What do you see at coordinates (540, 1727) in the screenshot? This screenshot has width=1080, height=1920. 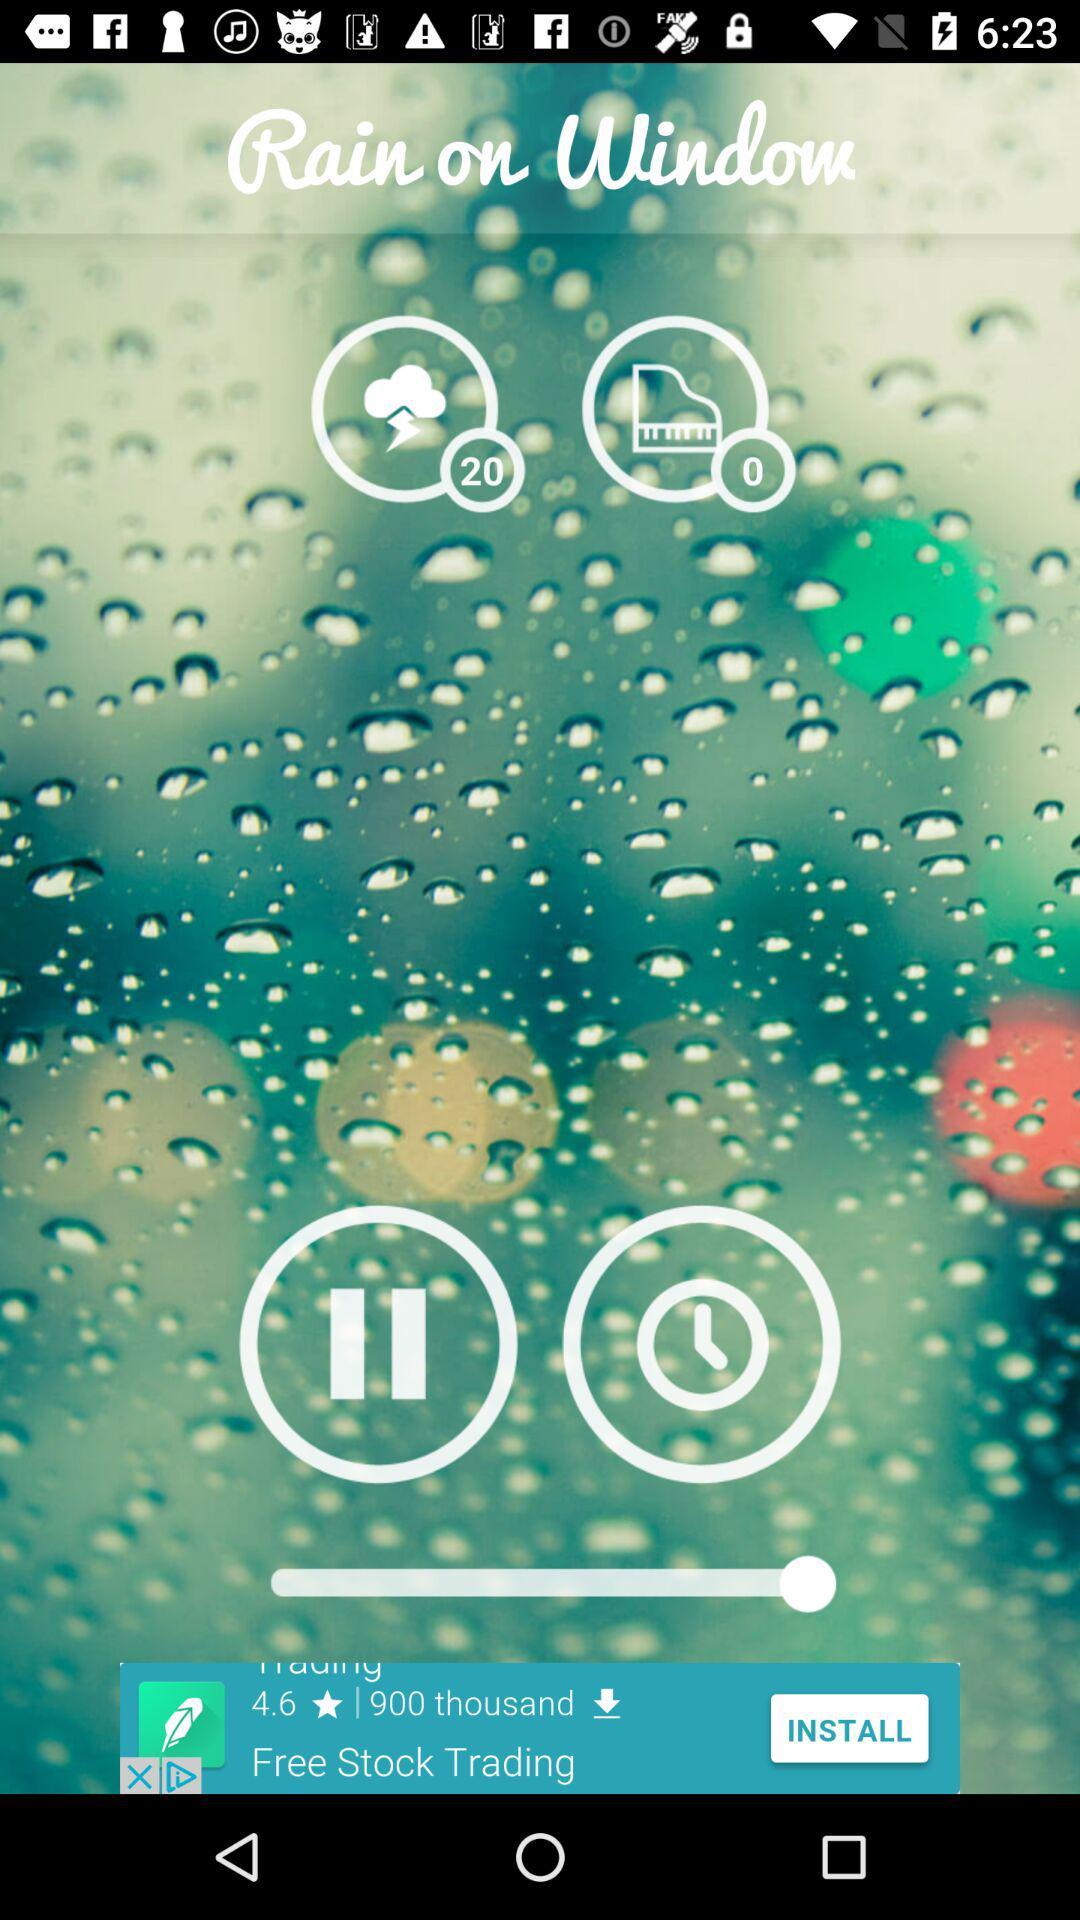 I see `advertisement button for stock trading` at bounding box center [540, 1727].